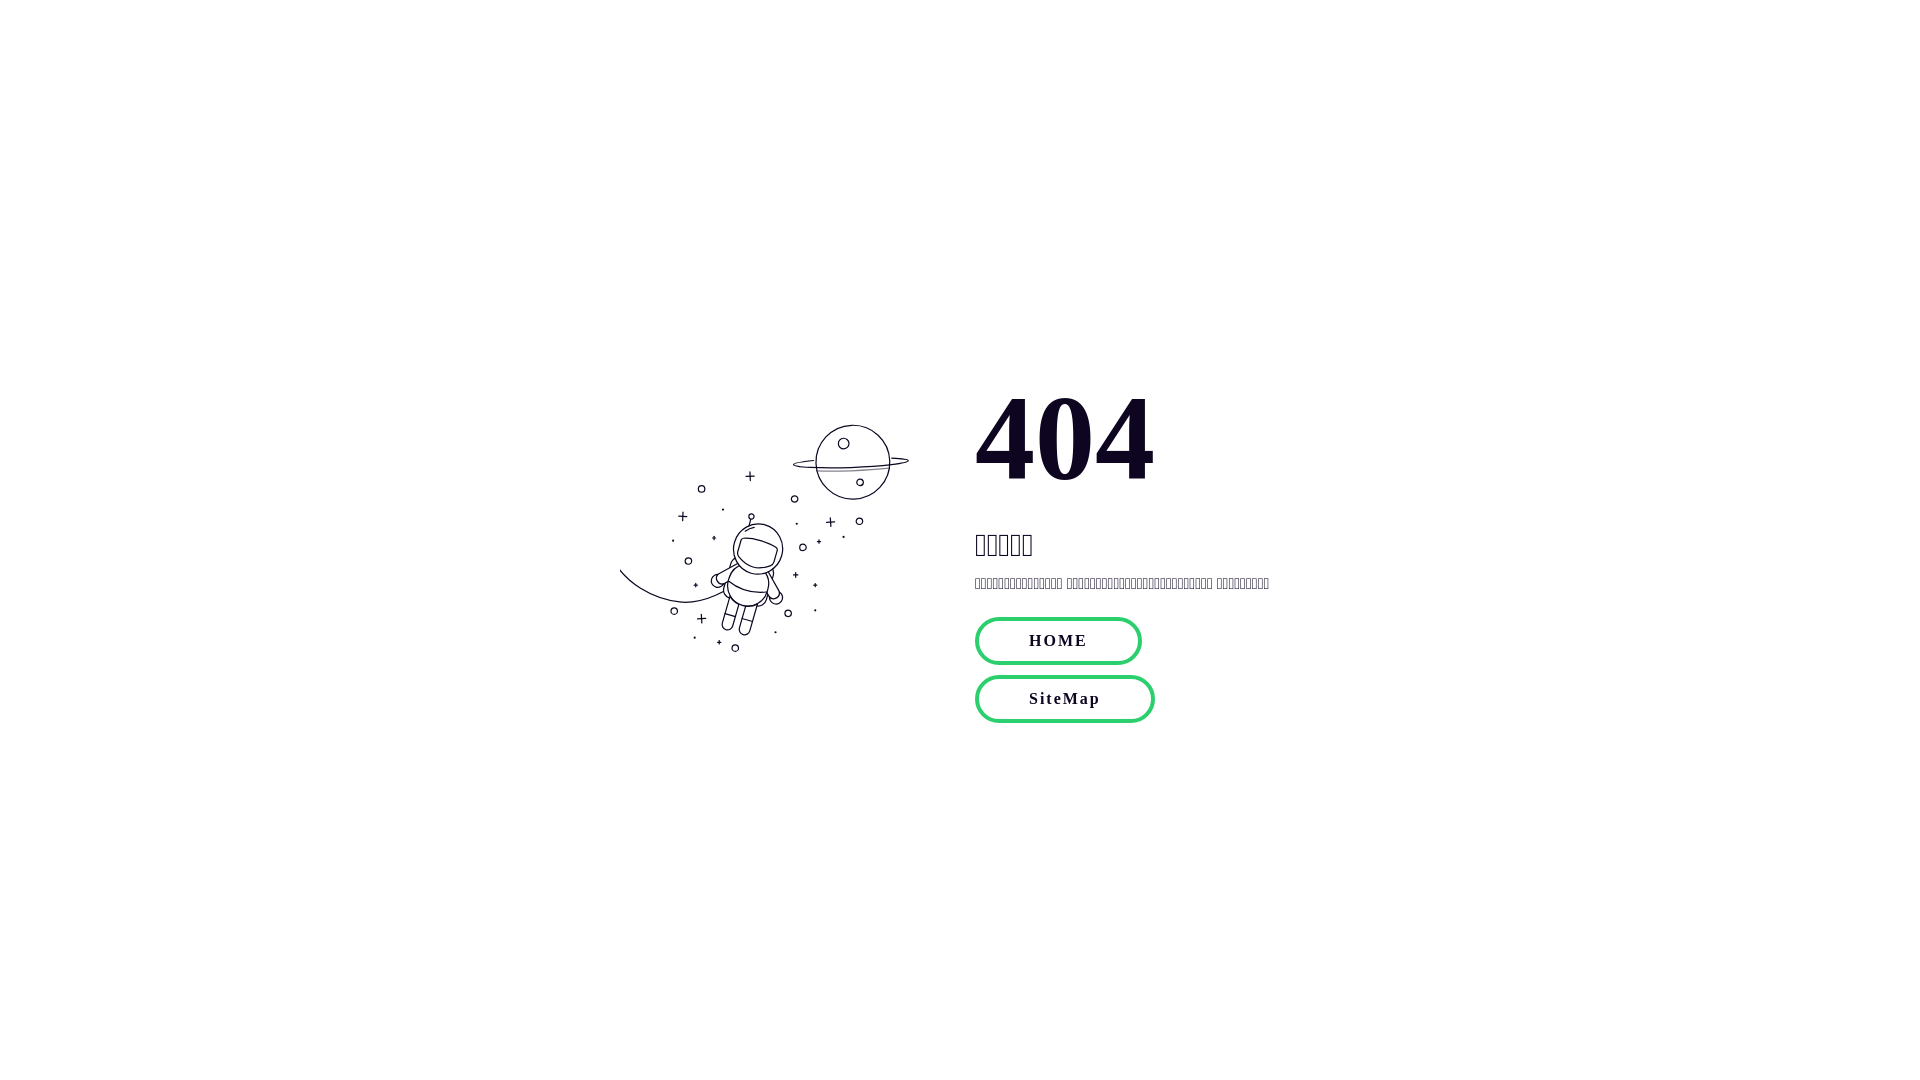 This screenshot has width=1920, height=1080. What do you see at coordinates (1064, 696) in the screenshot?
I see `'SiteMap'` at bounding box center [1064, 696].